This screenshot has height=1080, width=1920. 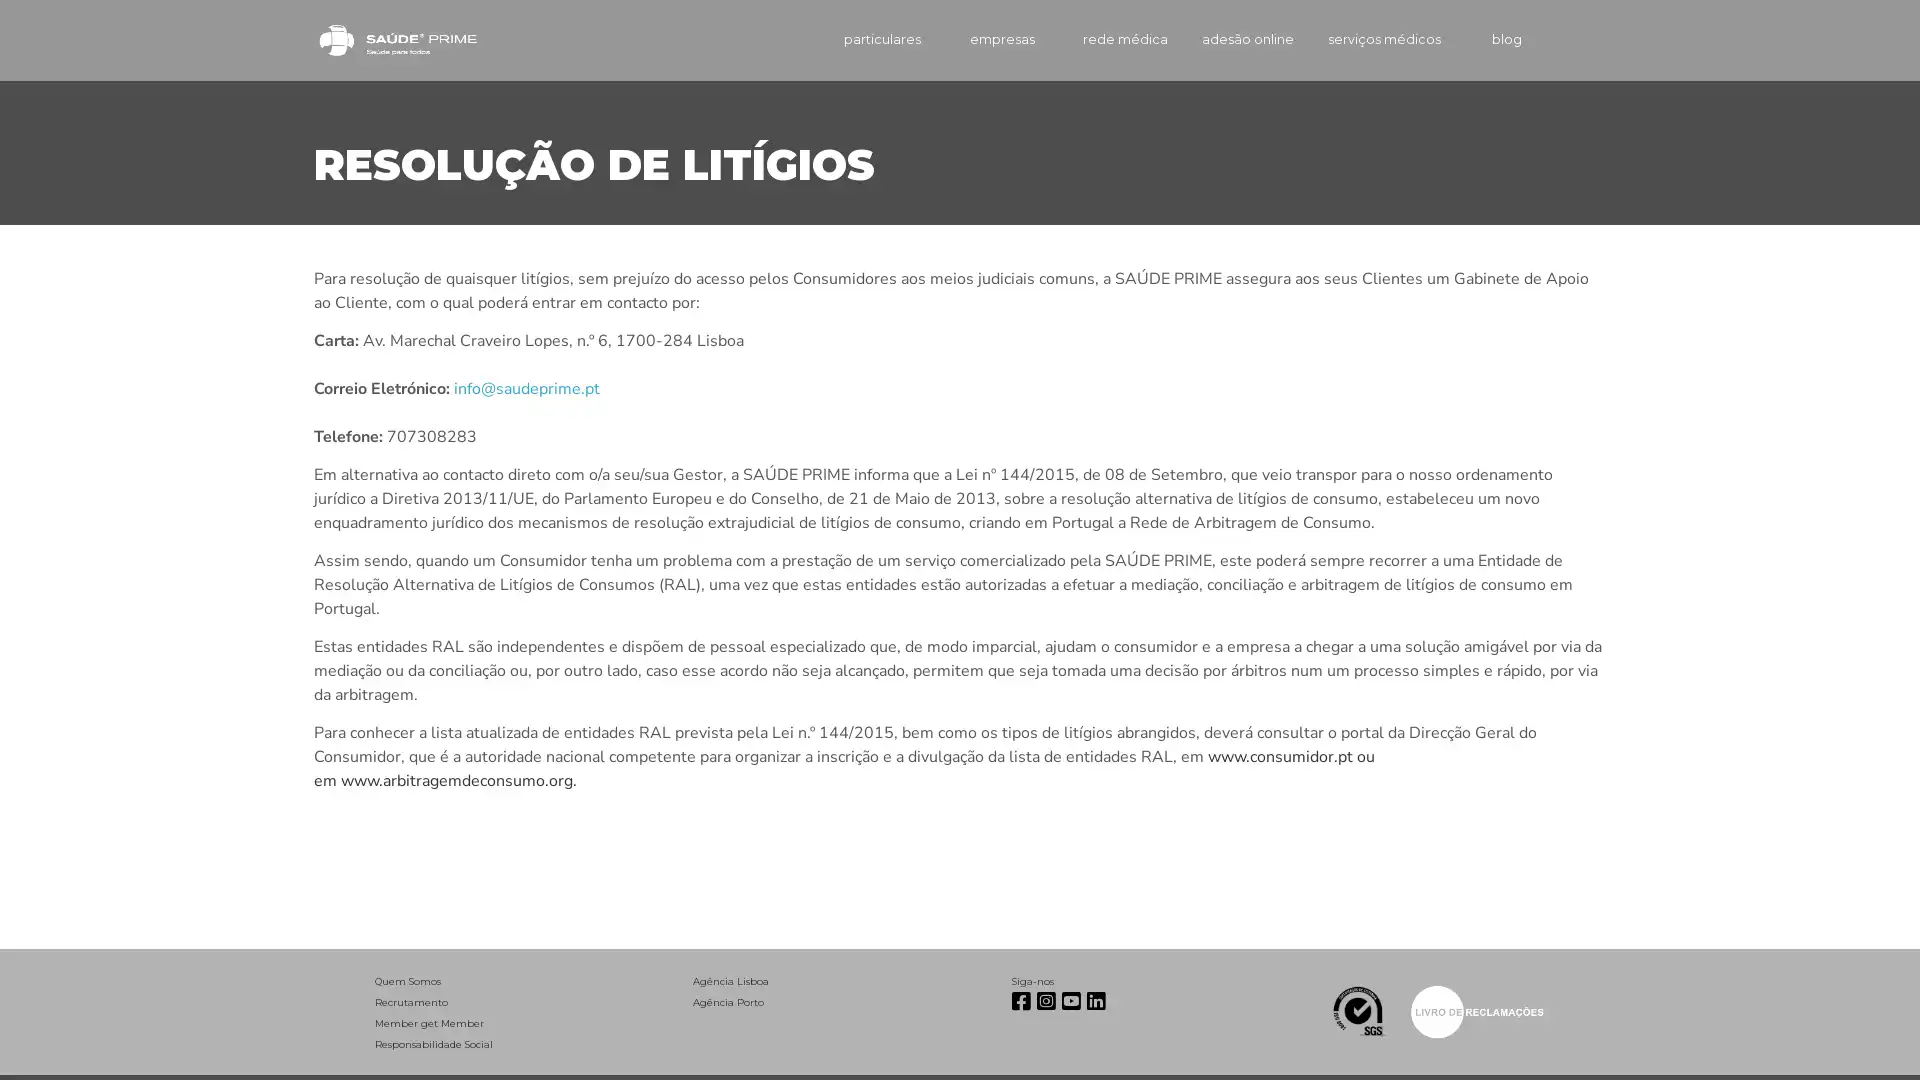 What do you see at coordinates (1371, 39) in the screenshot?
I see `servicos medicos` at bounding box center [1371, 39].